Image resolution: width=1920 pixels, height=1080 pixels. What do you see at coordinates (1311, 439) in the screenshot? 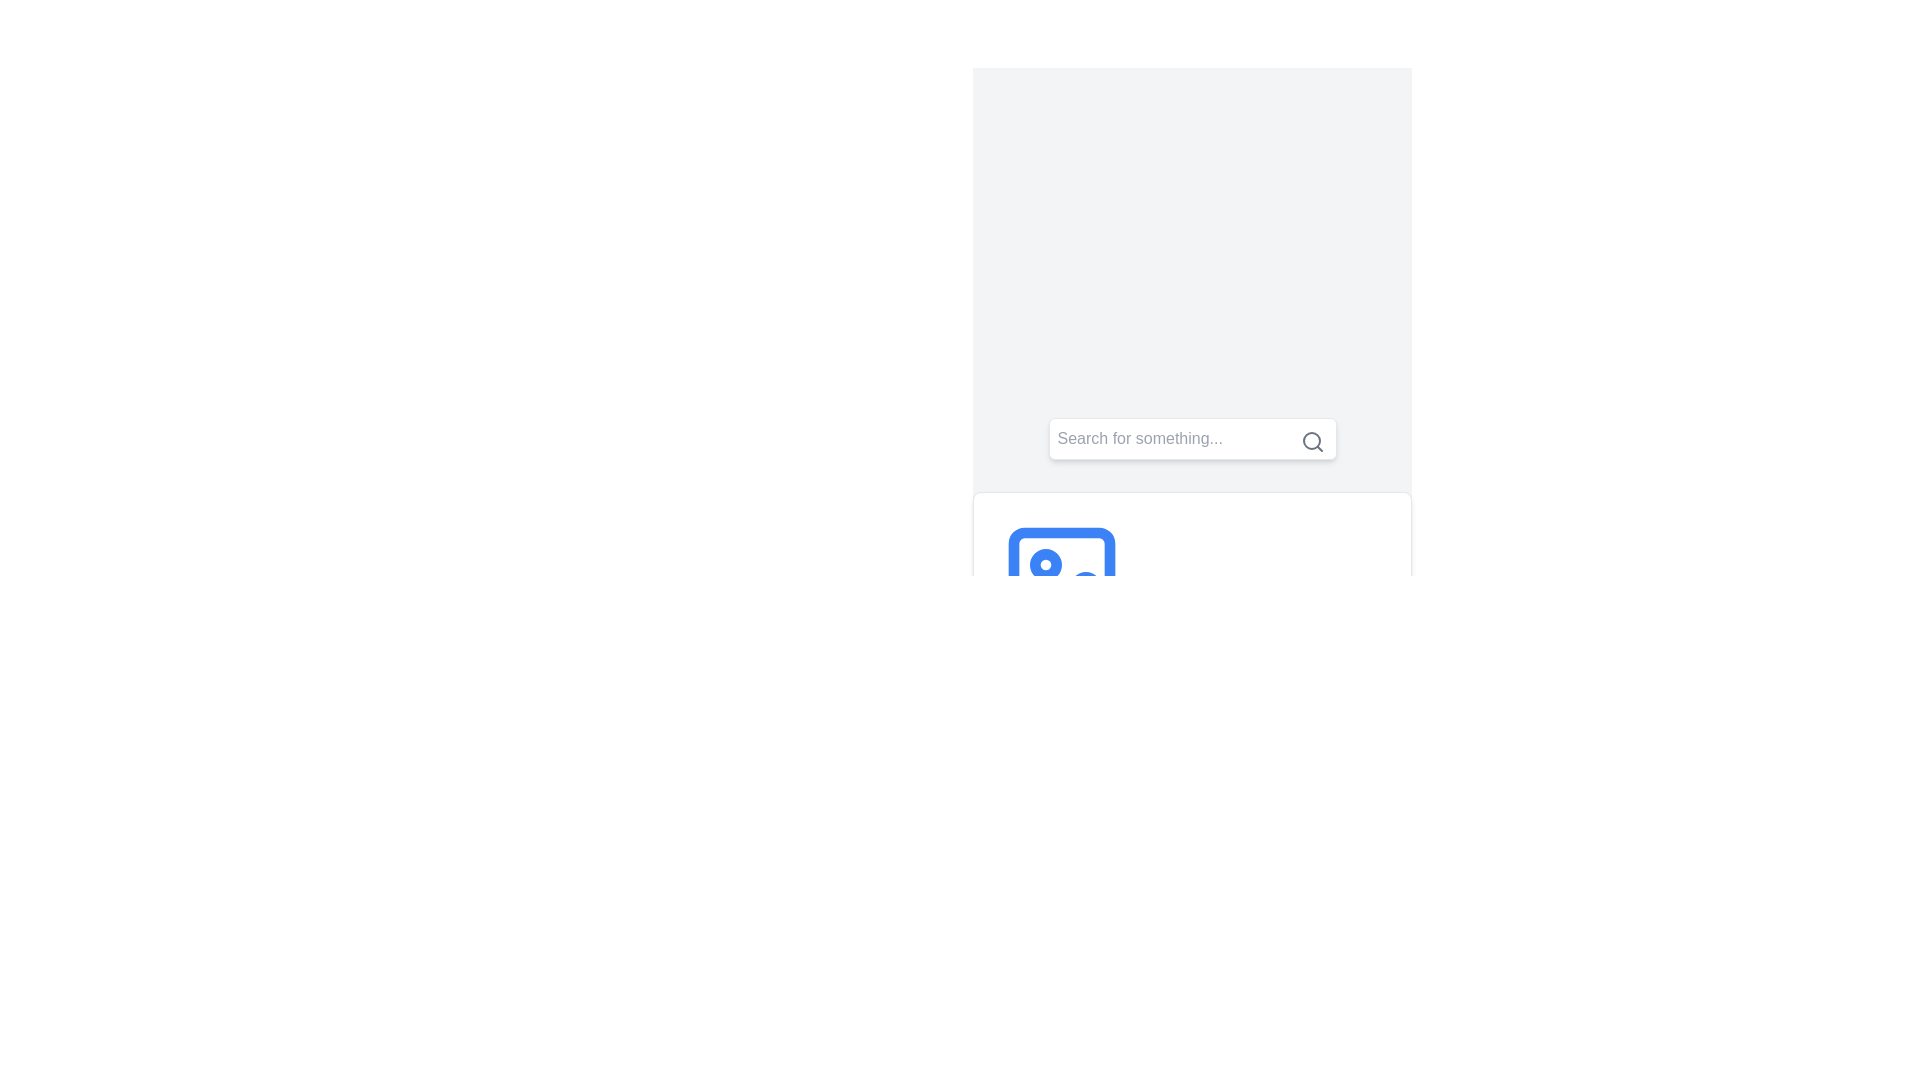
I see `the decorative circle element representing the lens of the search icon located in the top-right corner of the search bar` at bounding box center [1311, 439].